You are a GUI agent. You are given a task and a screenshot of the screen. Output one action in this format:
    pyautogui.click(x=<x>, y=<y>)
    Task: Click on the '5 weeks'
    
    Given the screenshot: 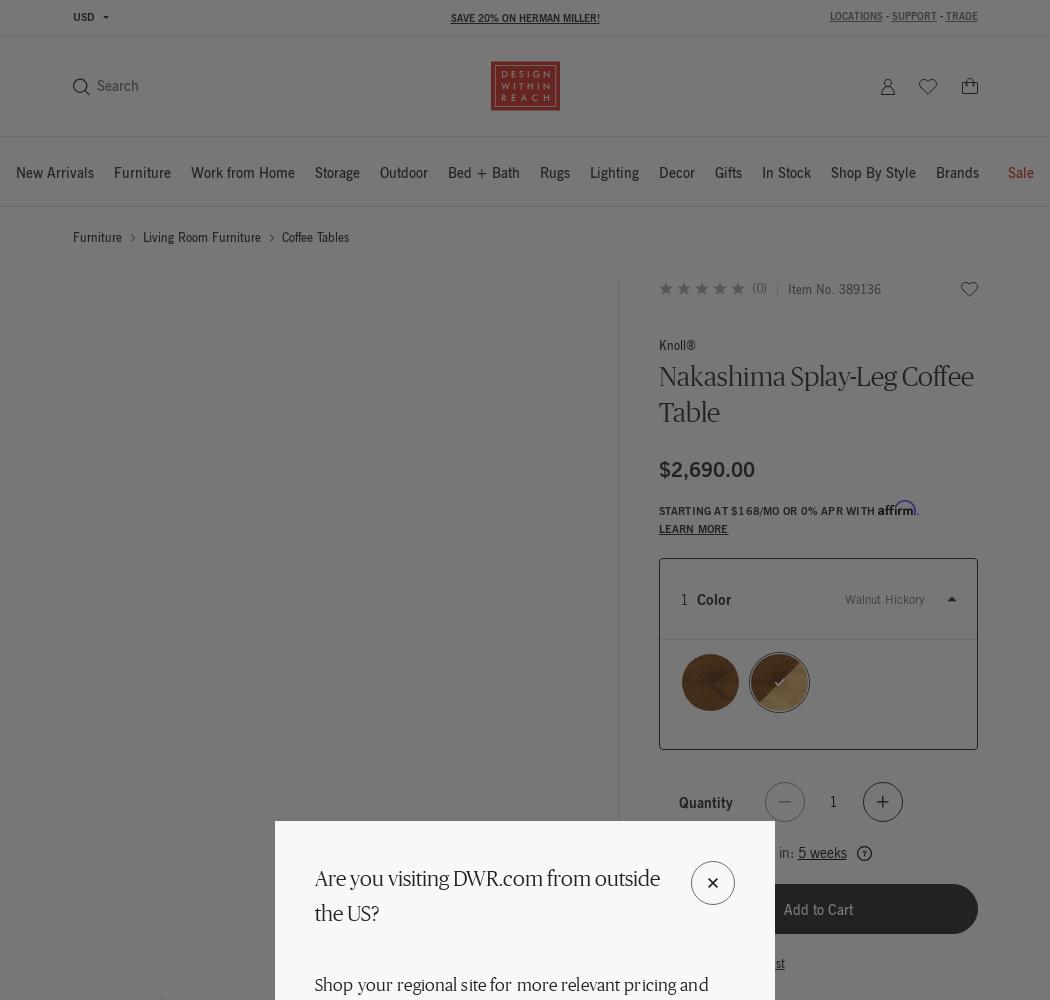 What is the action you would take?
    pyautogui.click(x=820, y=851)
    